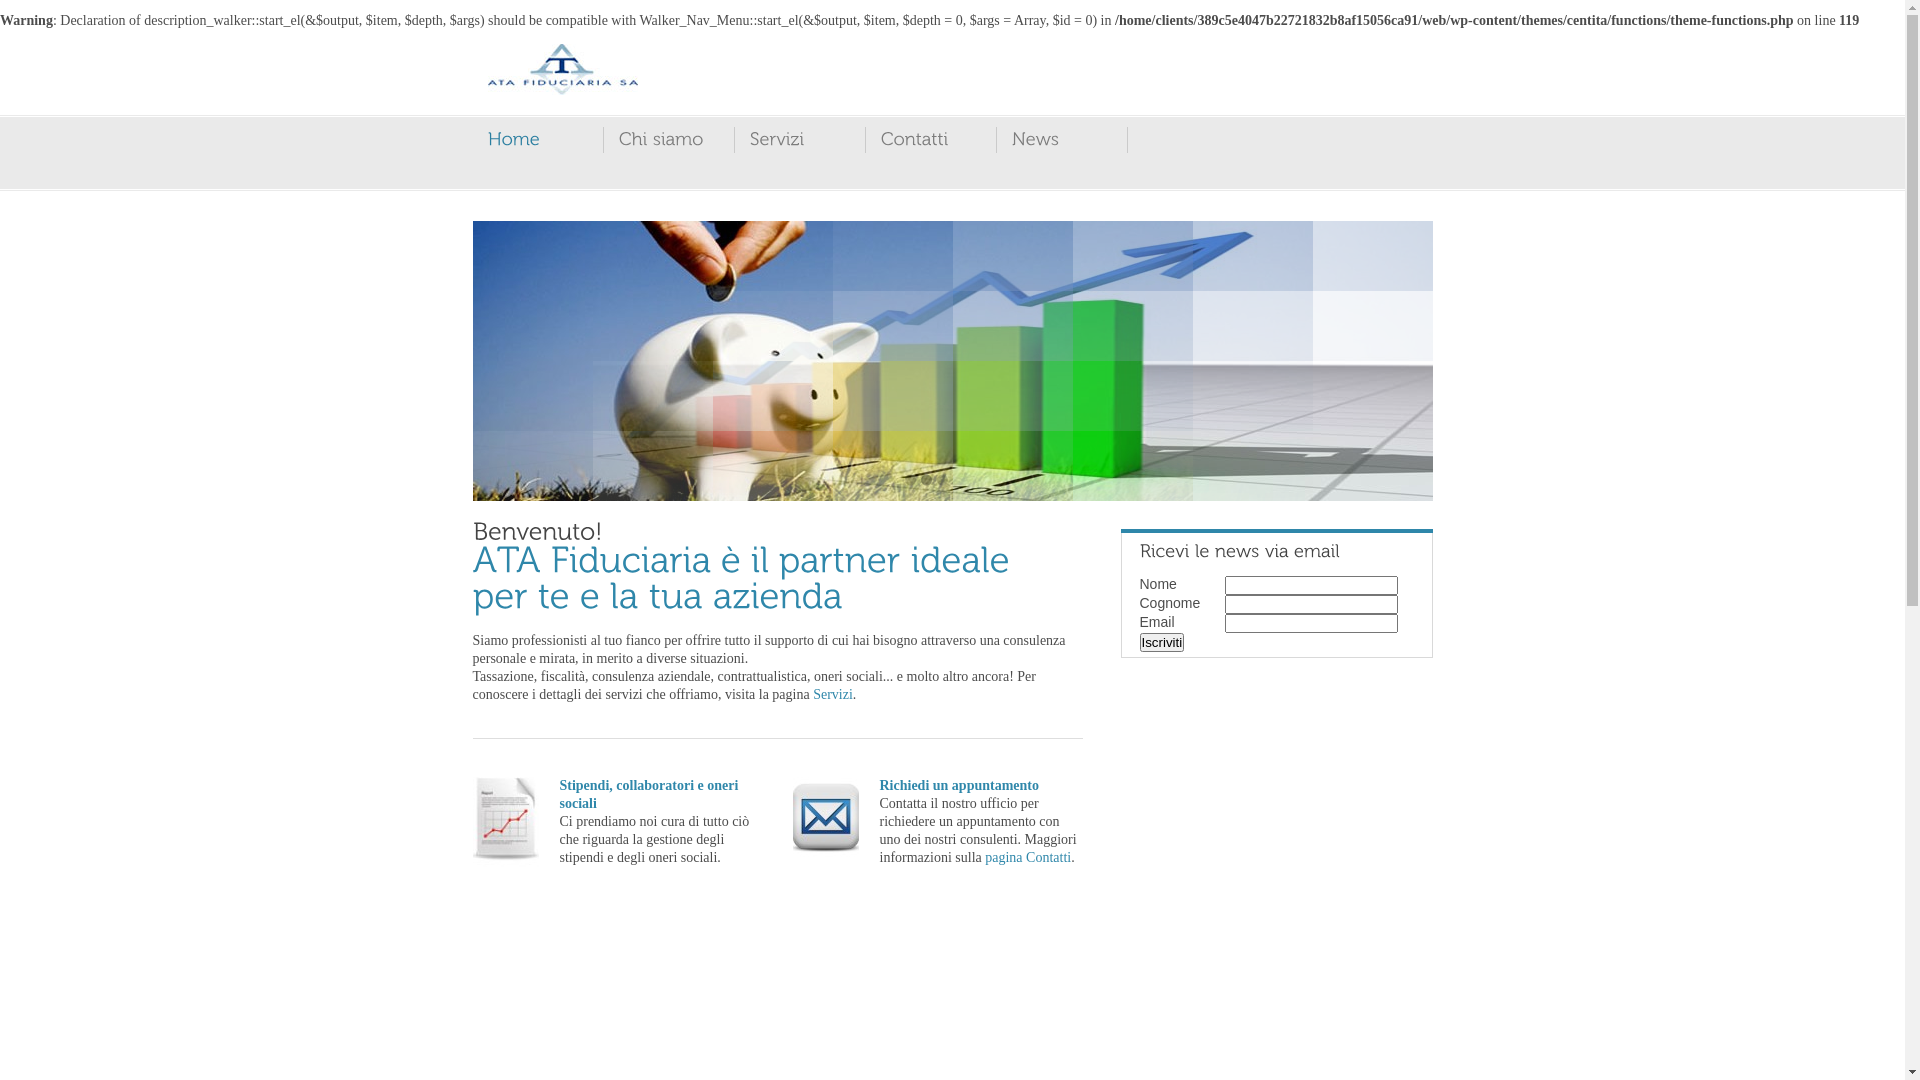 This screenshot has width=1920, height=1080. I want to click on 'Iscriviti', so click(1162, 642).